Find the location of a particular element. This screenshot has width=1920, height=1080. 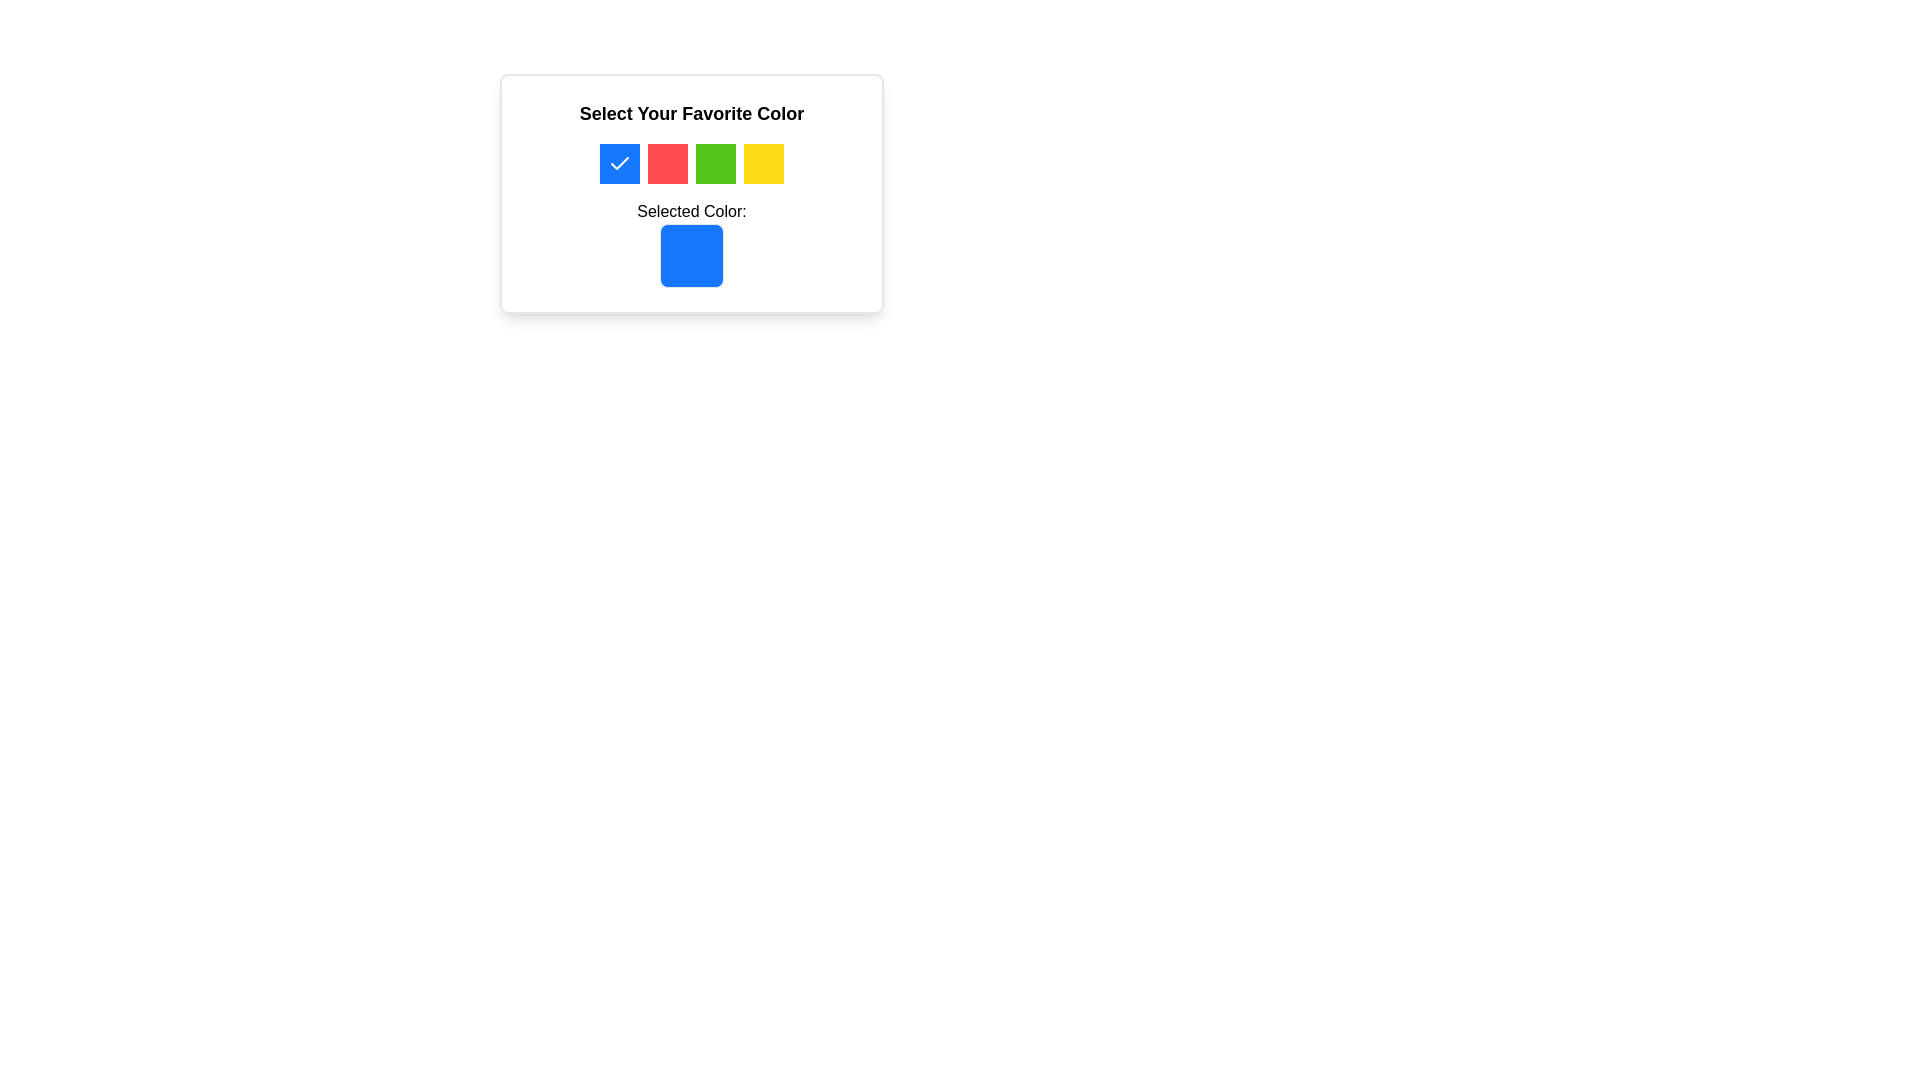

the red button located in the group of four colorful boxes, situated between the blue box and the green box is located at coordinates (667, 163).